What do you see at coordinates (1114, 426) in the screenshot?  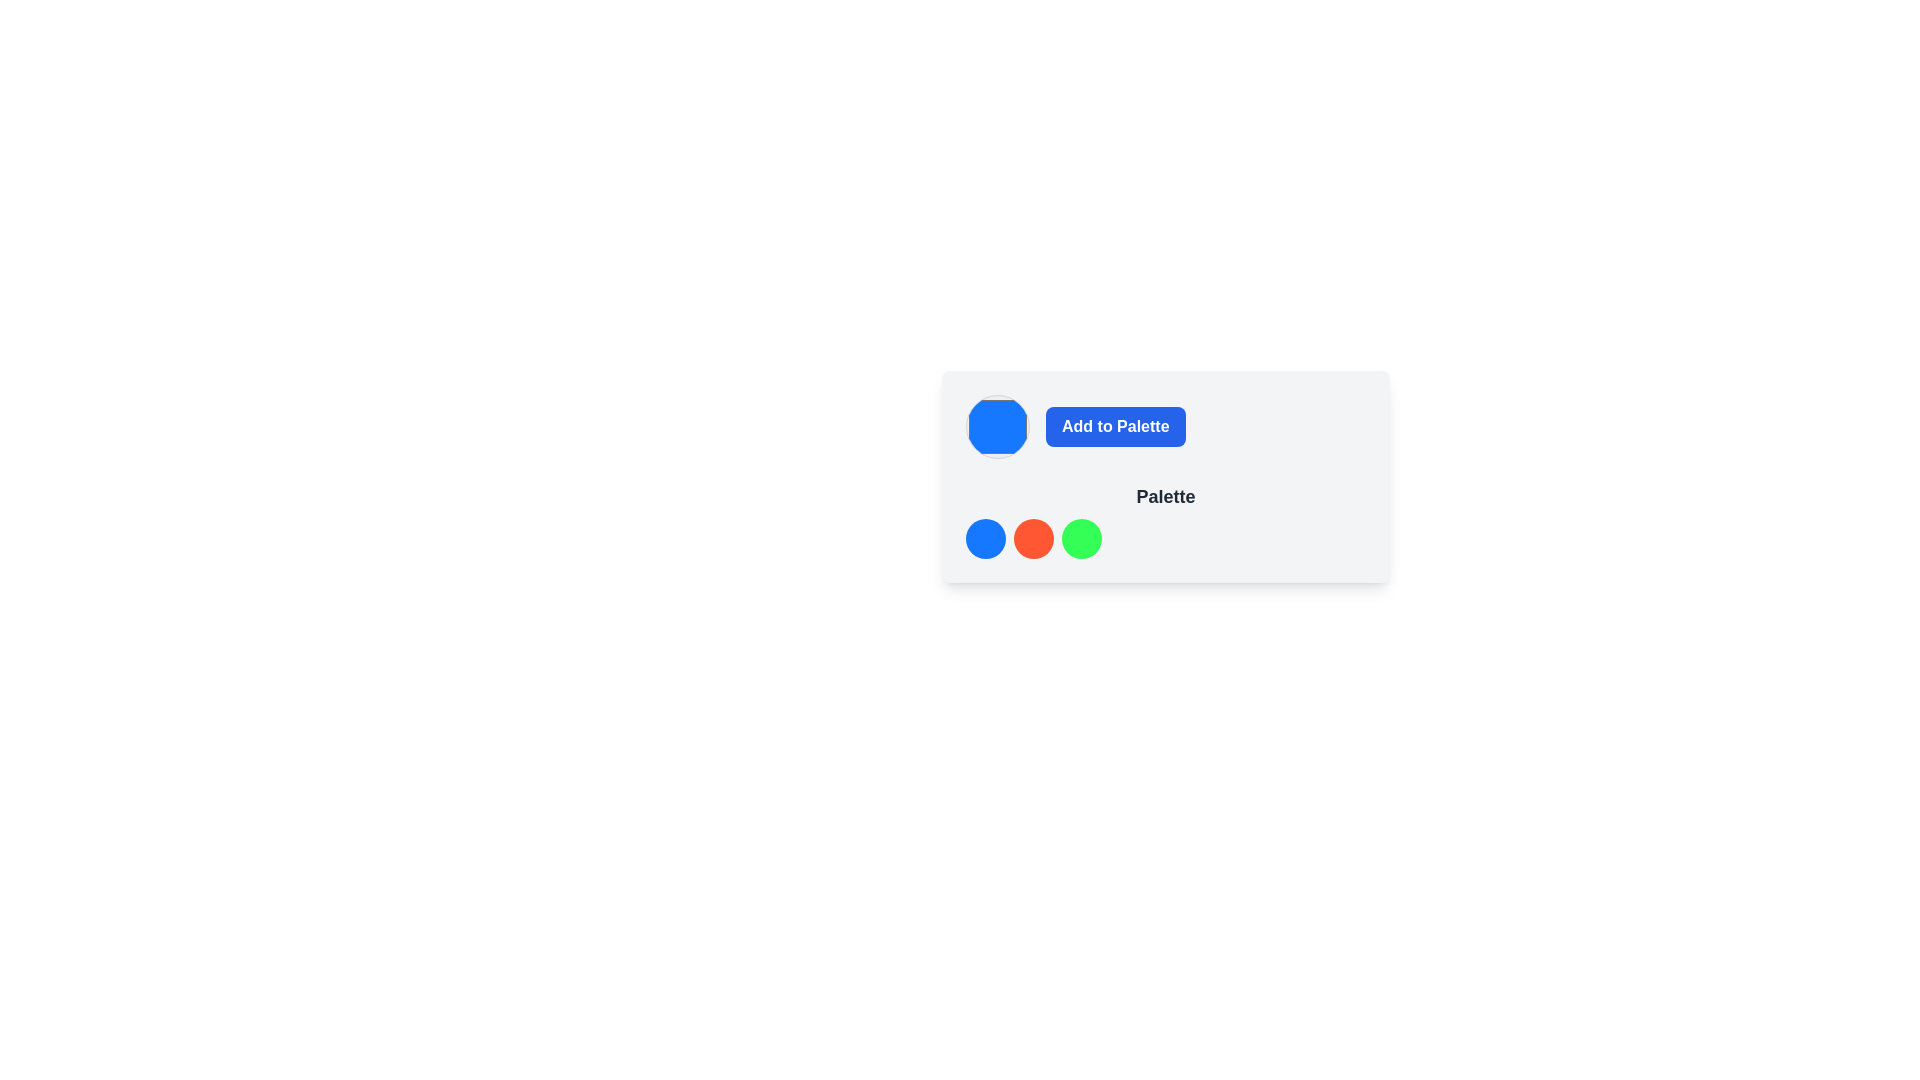 I see `the rectangular button with a blue background and white text that reads 'Add to Palette'` at bounding box center [1114, 426].